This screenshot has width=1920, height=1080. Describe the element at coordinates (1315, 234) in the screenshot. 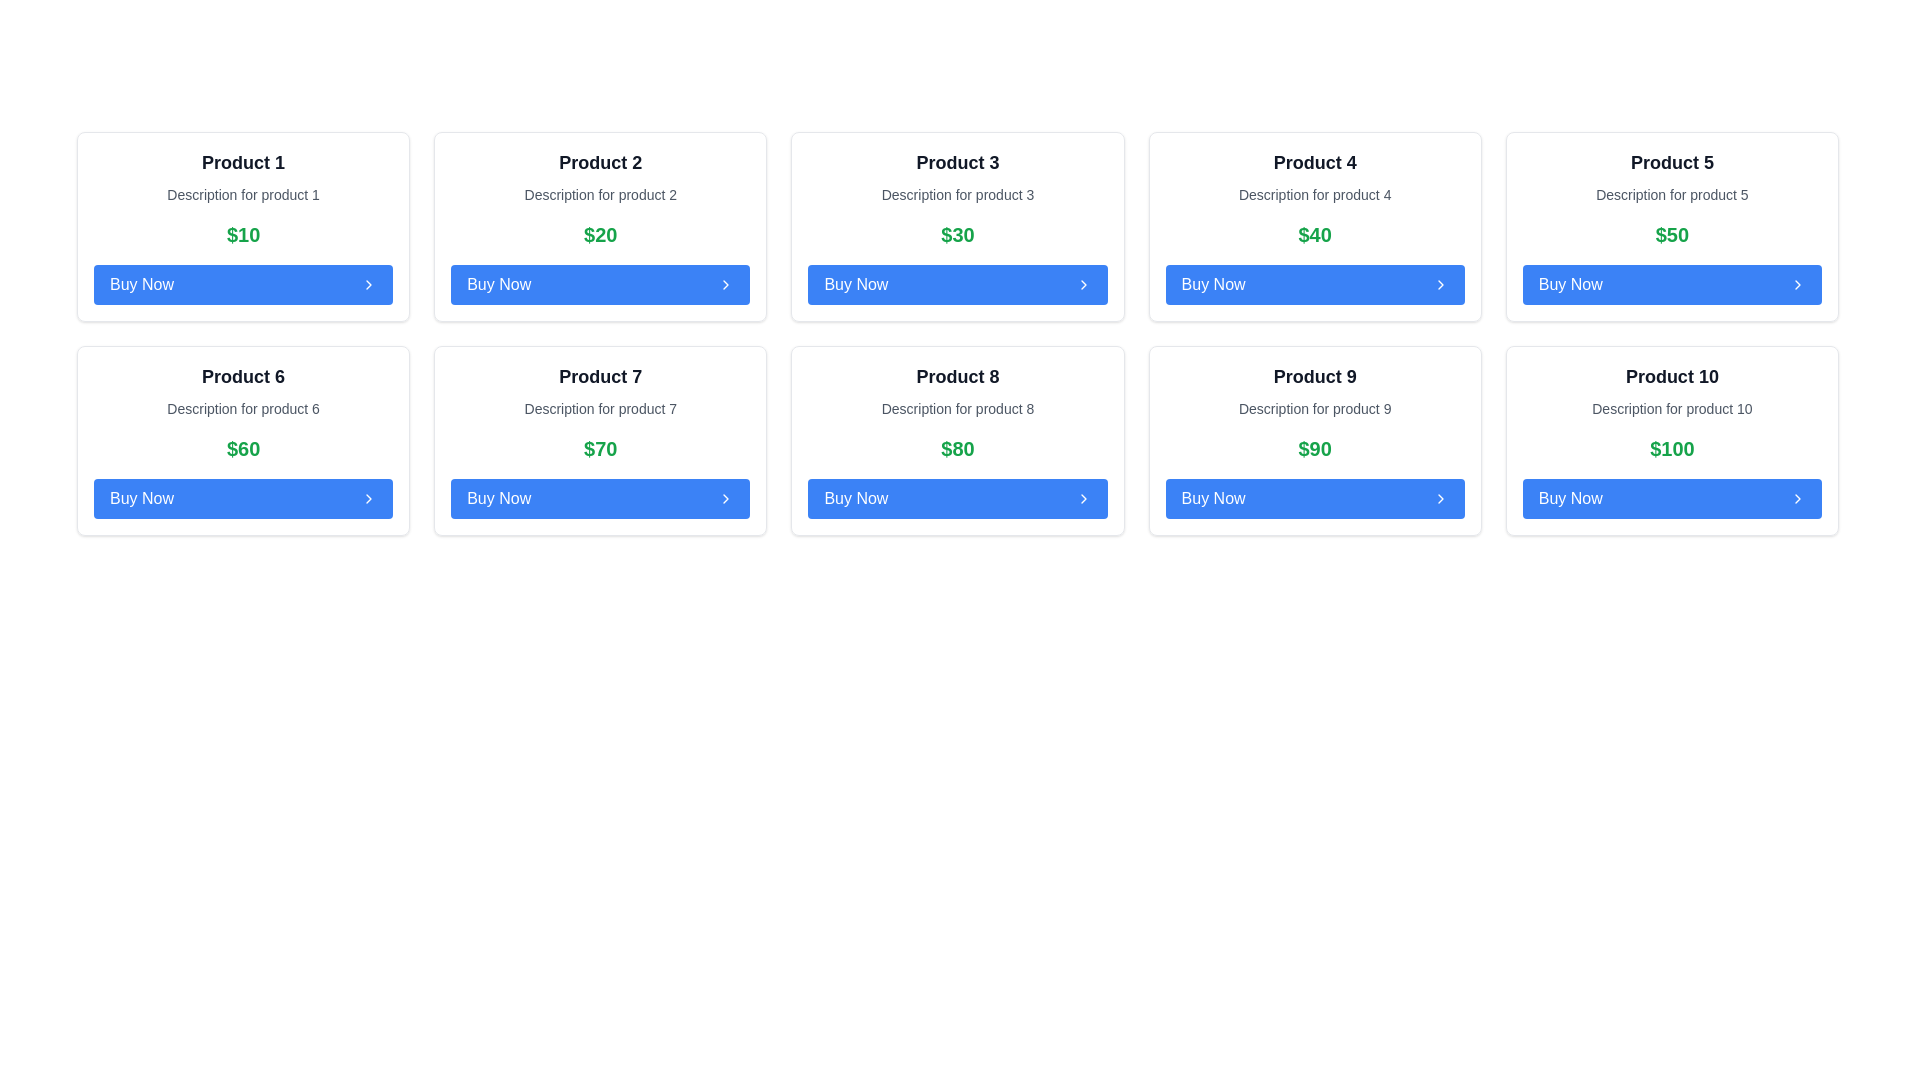

I see `the static text label displaying the price '$40' of 'Product 4', which is located in the product card above the 'Buy Now' button` at that location.